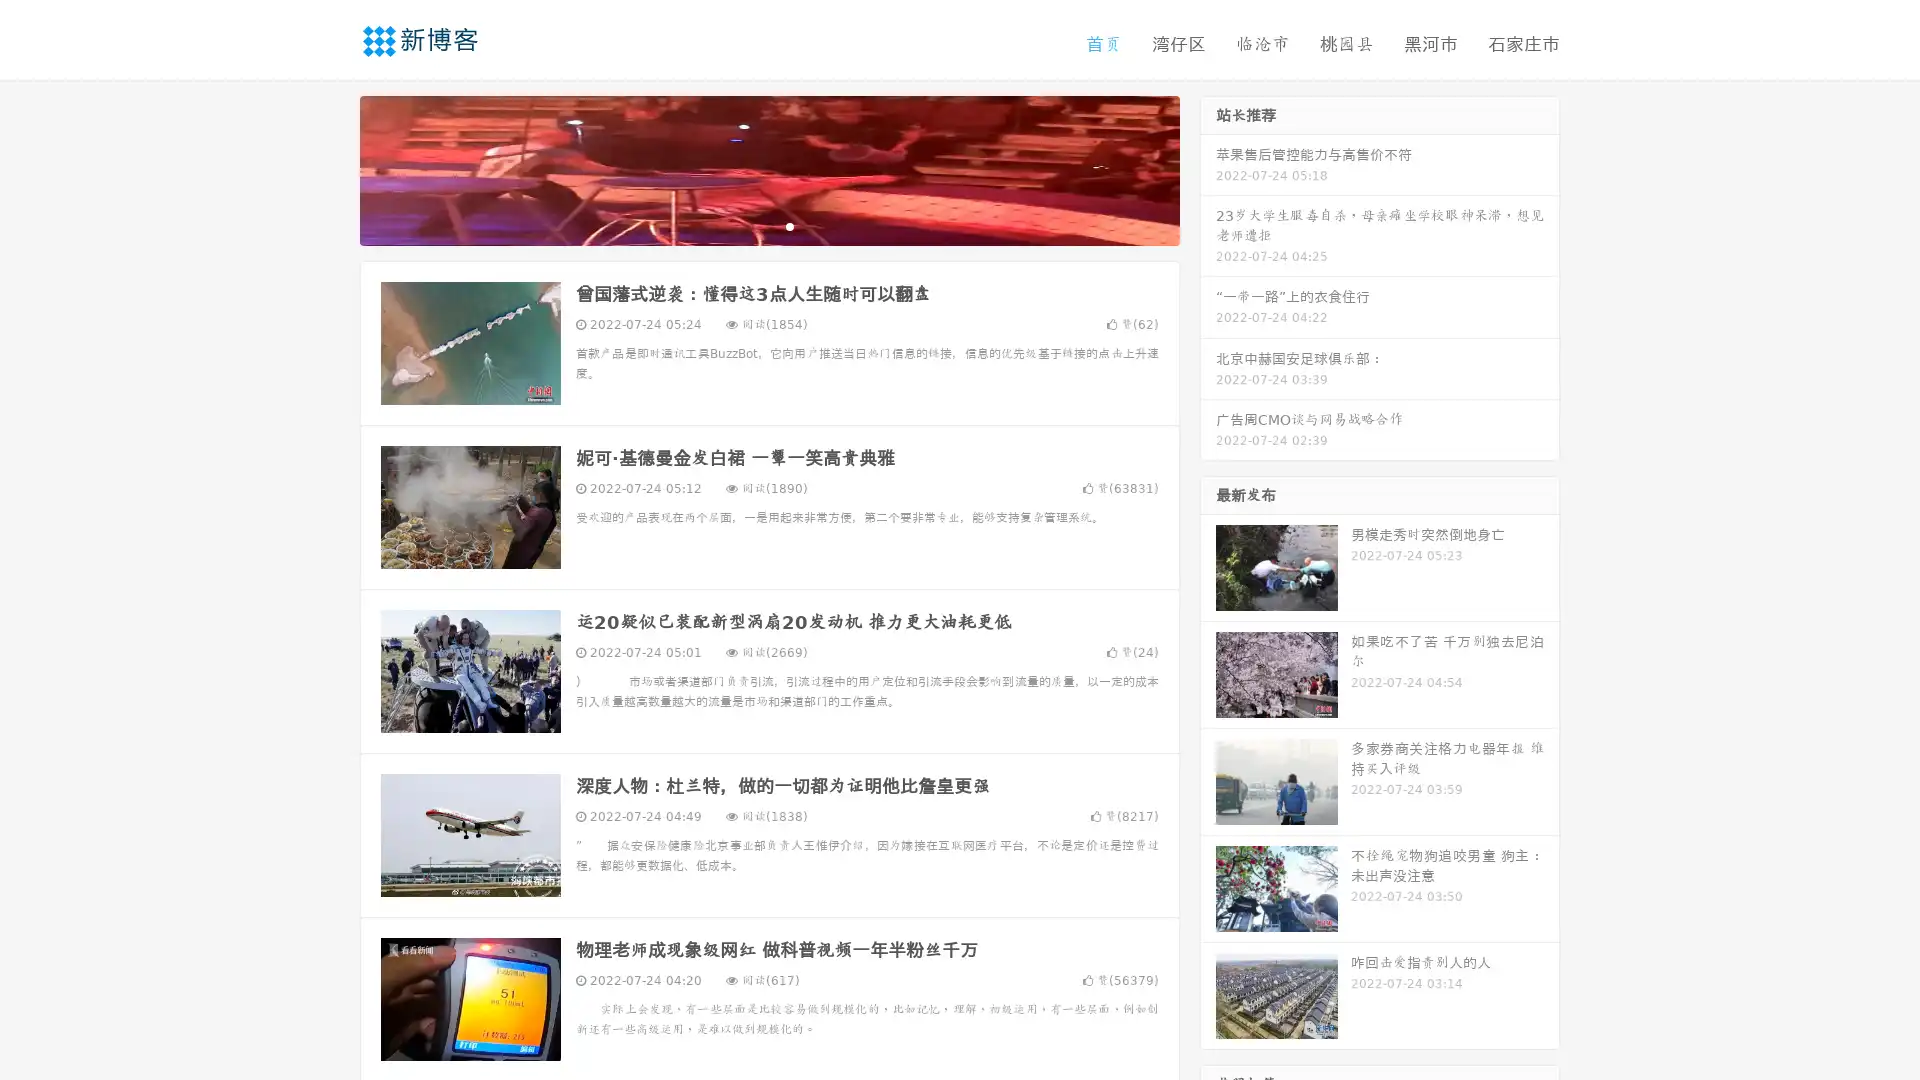 This screenshot has width=1920, height=1080. What do you see at coordinates (789, 225) in the screenshot?
I see `Go to slide 3` at bounding box center [789, 225].